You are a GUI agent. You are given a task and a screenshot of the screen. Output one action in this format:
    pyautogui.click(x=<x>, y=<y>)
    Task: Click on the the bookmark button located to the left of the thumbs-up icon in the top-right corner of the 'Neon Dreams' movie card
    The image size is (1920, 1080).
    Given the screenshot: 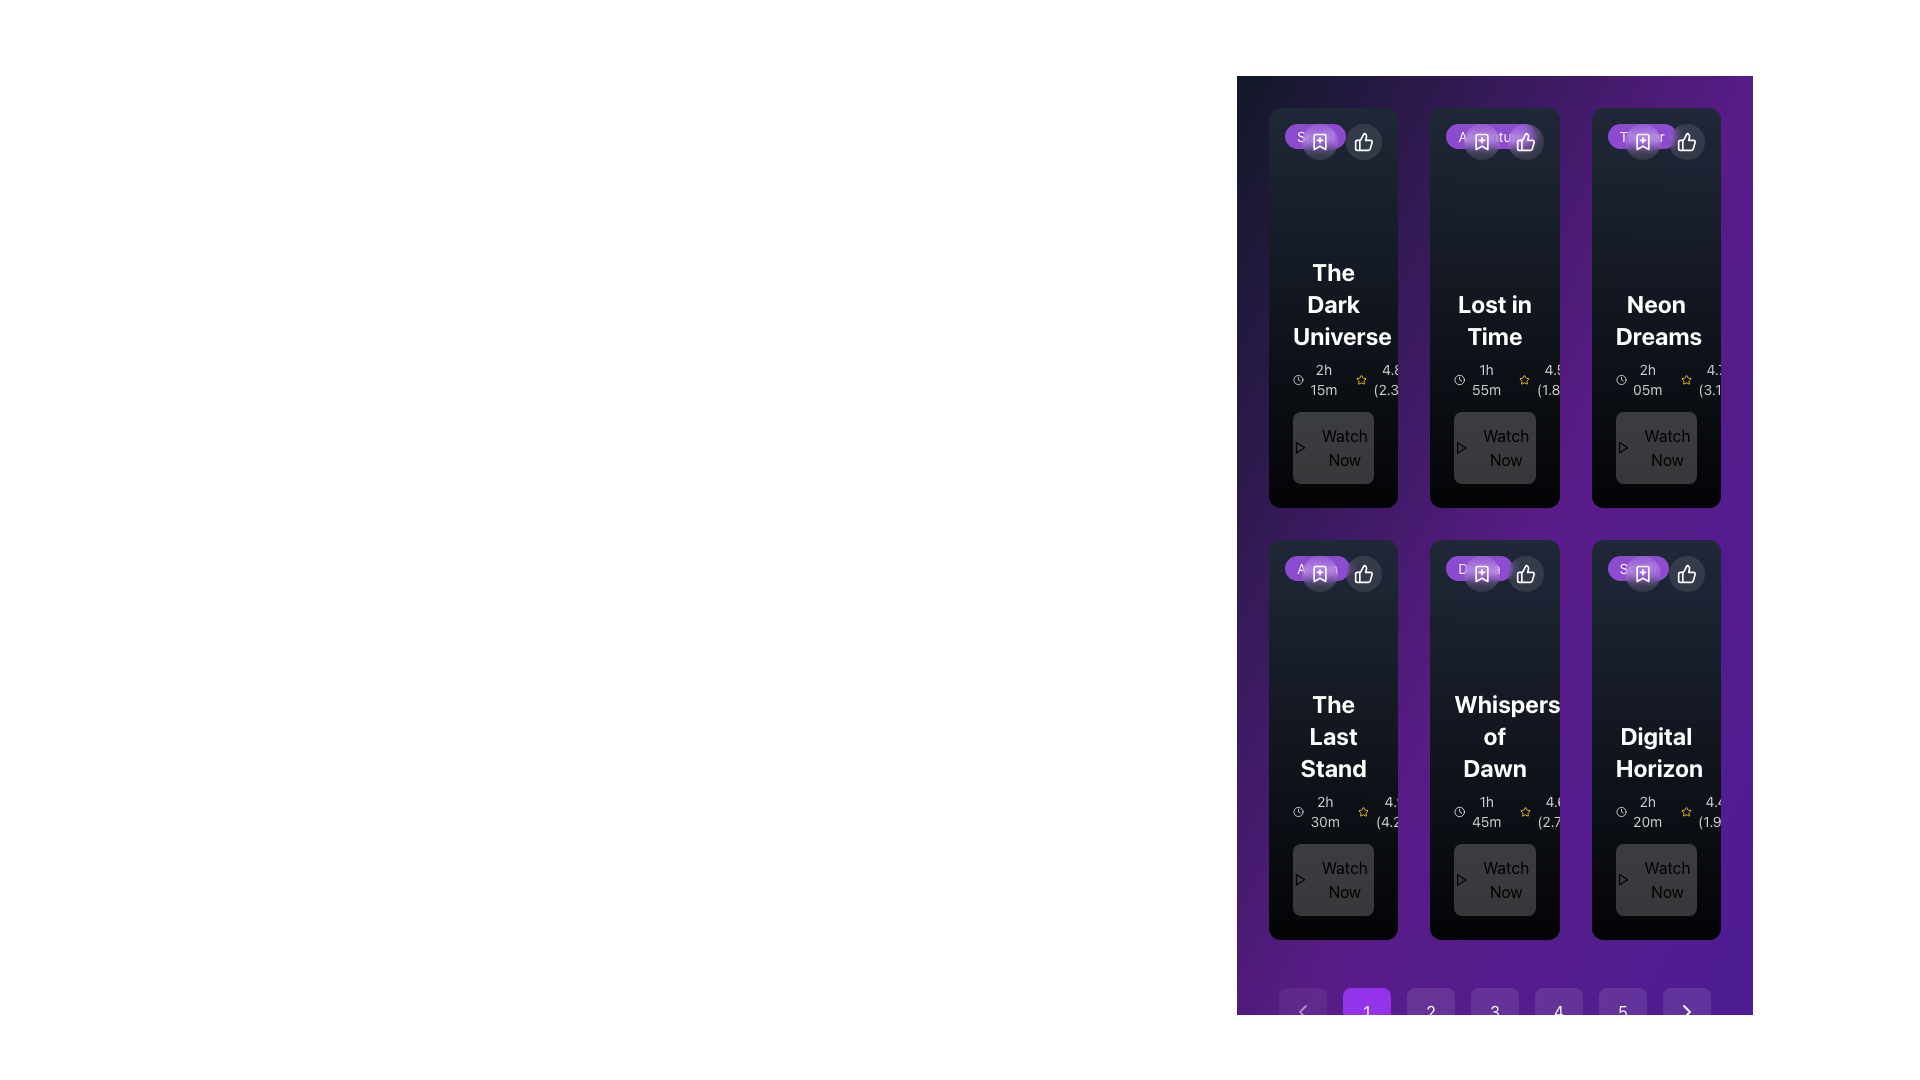 What is the action you would take?
    pyautogui.click(x=1665, y=141)
    